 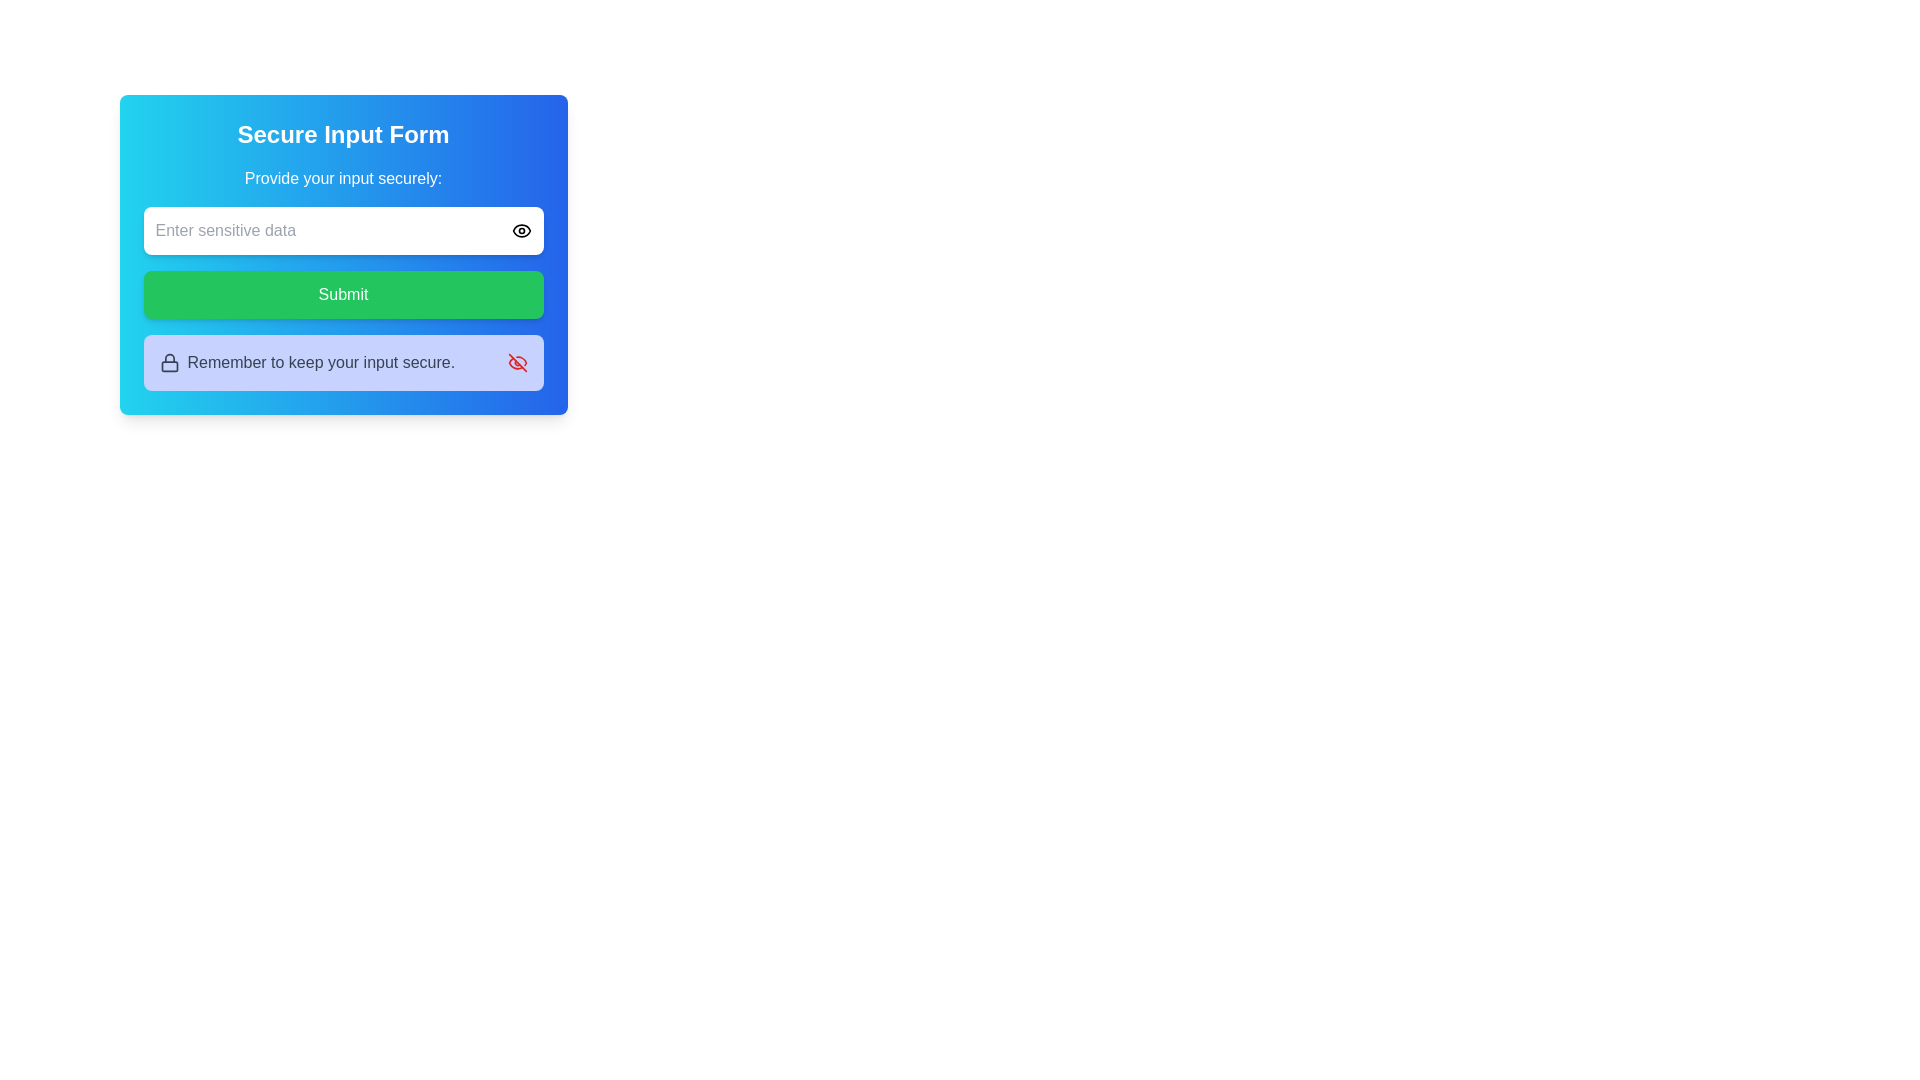 What do you see at coordinates (321, 362) in the screenshot?
I see `the security-related reminder text element located below the green 'Submit' button, to the right of the lock icon and to the left of the red interactive icon` at bounding box center [321, 362].